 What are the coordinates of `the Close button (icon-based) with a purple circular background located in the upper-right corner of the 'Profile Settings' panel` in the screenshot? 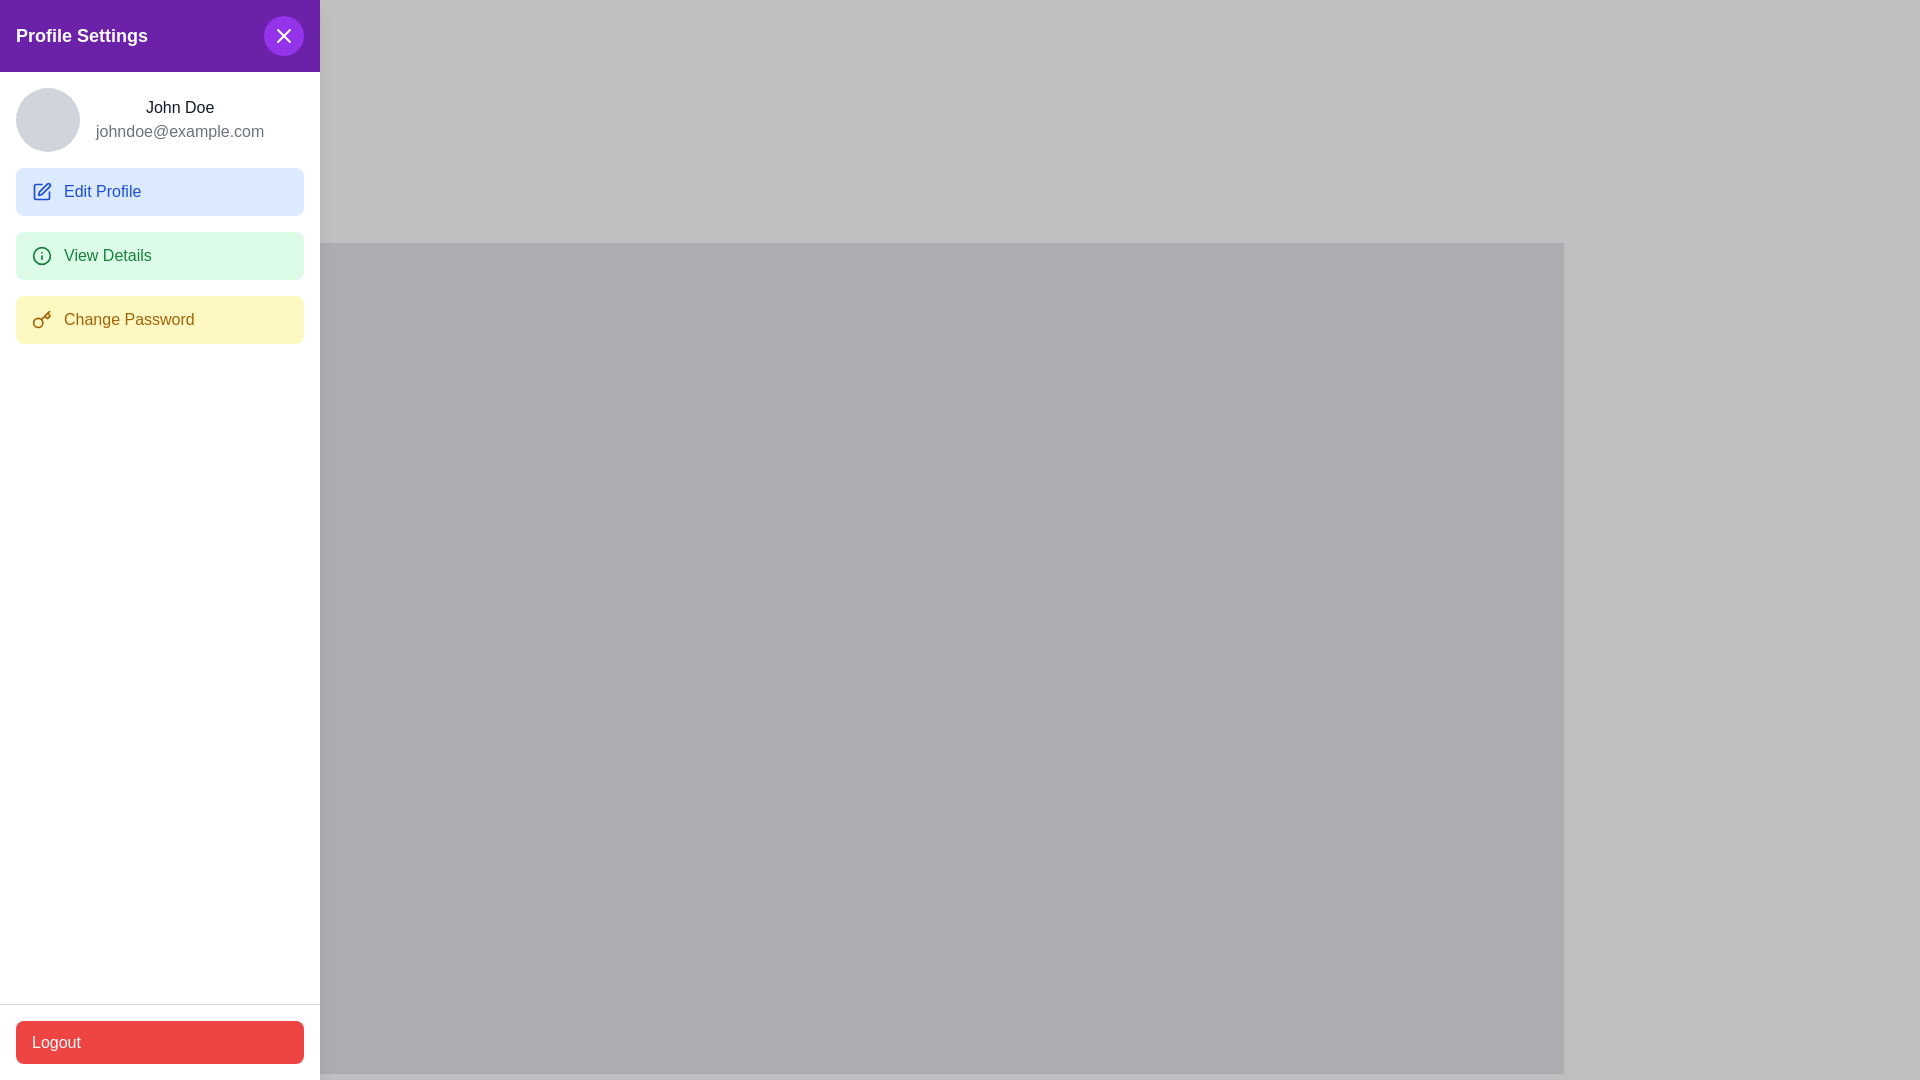 It's located at (282, 35).